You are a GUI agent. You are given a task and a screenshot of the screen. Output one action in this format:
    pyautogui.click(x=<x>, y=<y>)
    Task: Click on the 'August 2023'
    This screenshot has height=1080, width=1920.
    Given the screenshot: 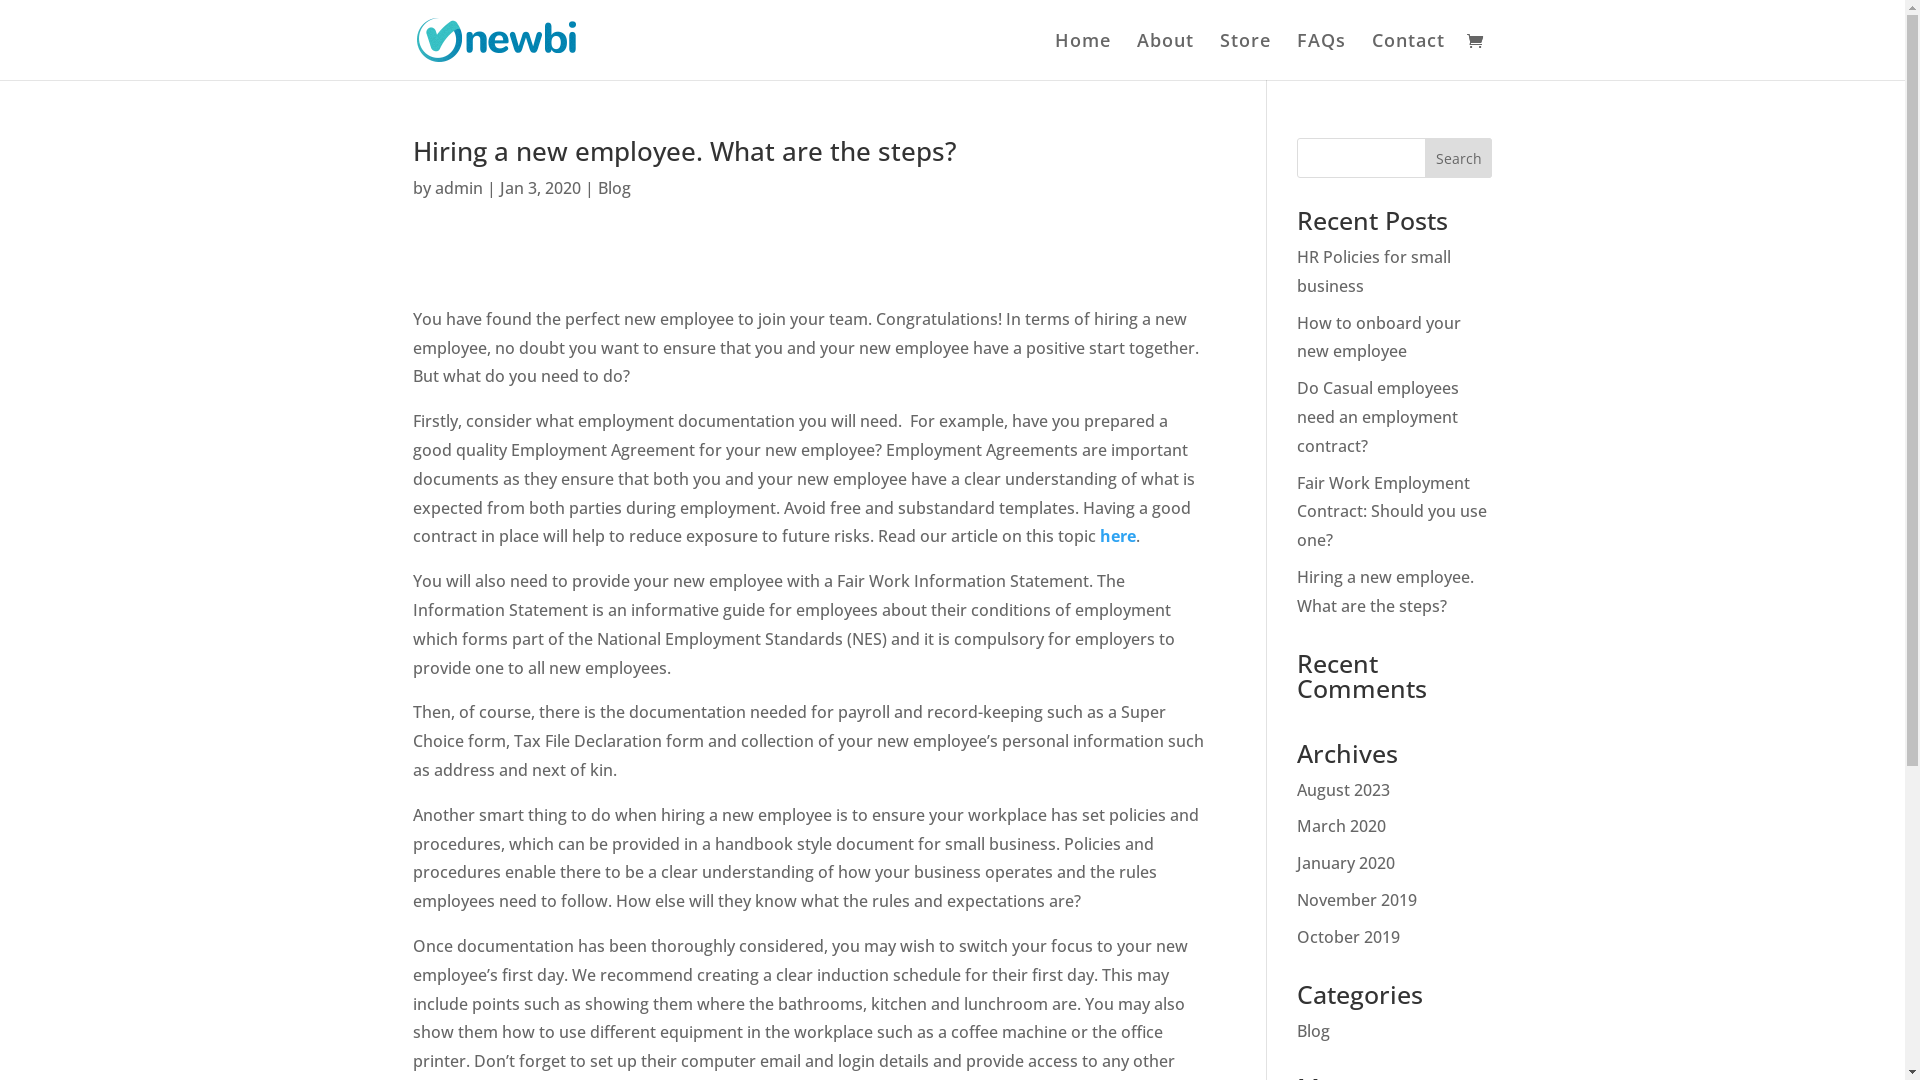 What is the action you would take?
    pyautogui.click(x=1343, y=789)
    